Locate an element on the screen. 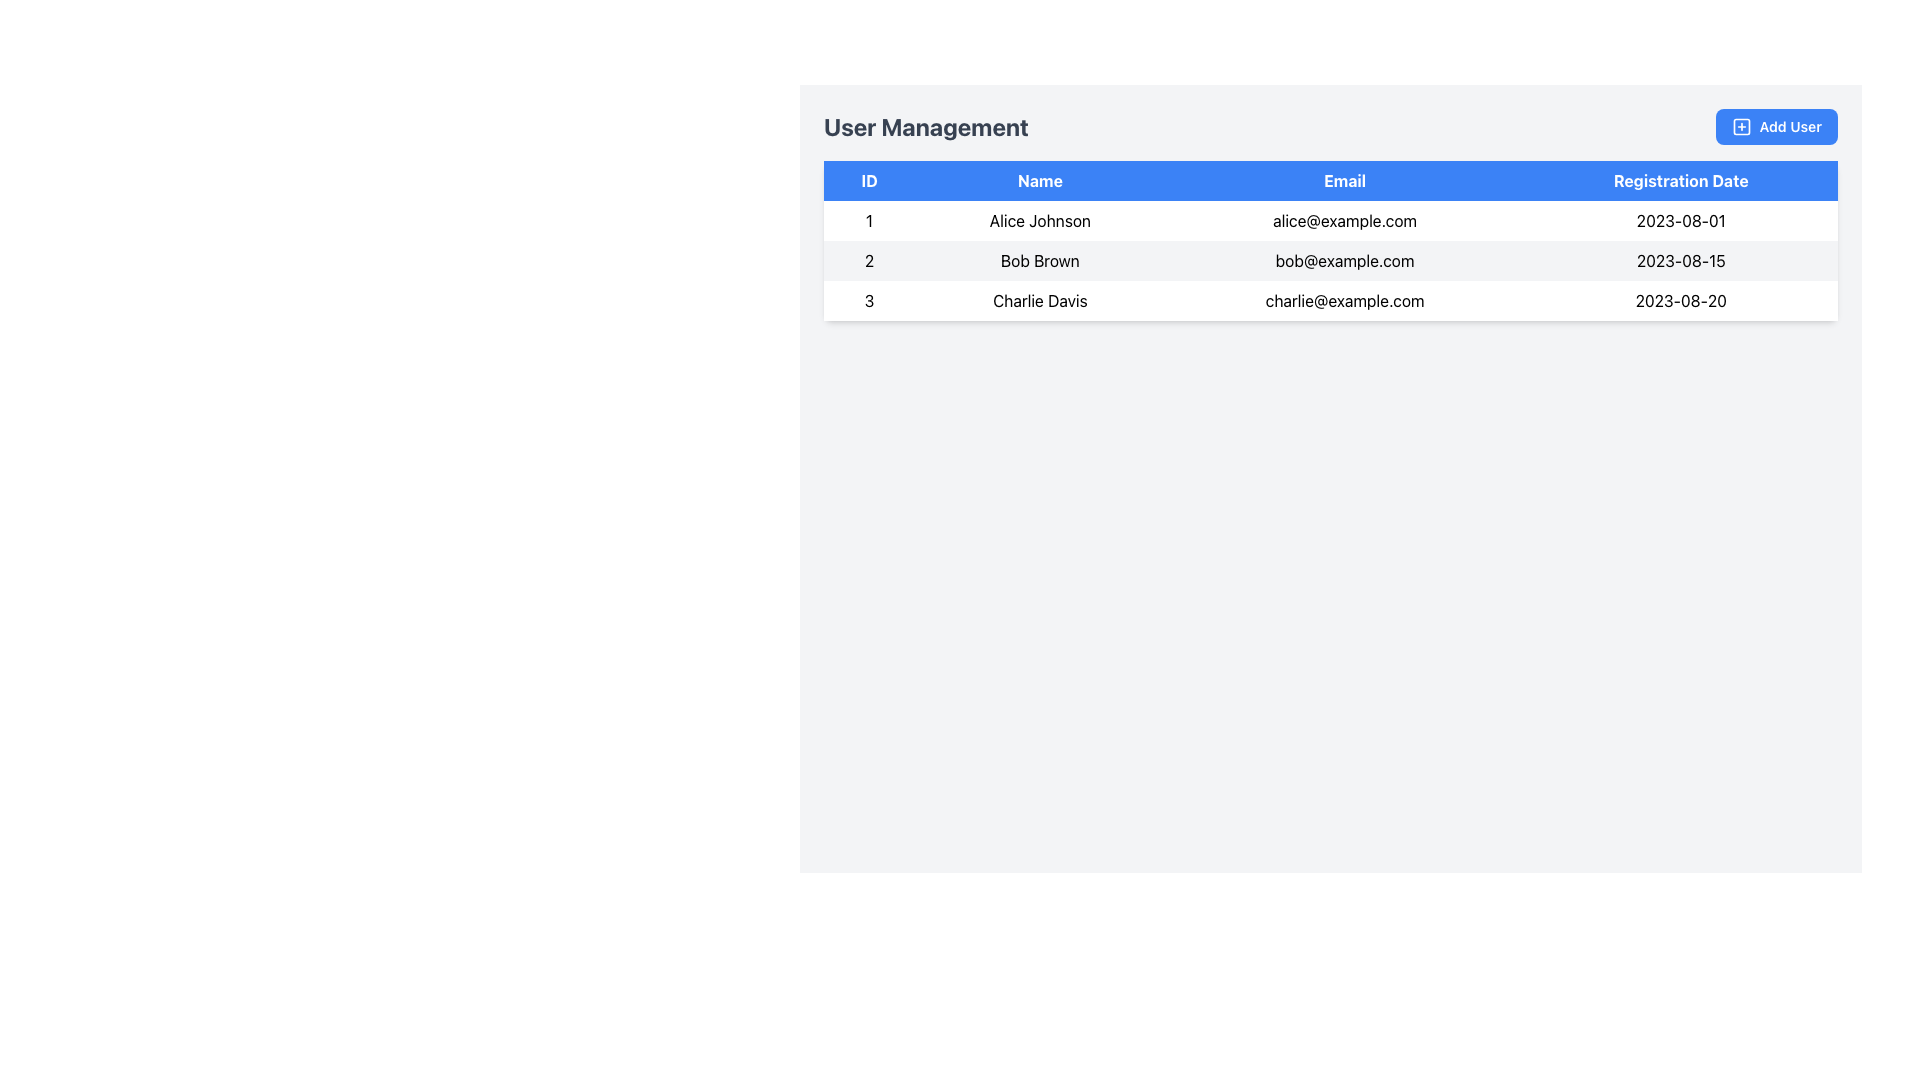  the first TableRow displaying information about user 'Alice Johnson' is located at coordinates (1330, 220).